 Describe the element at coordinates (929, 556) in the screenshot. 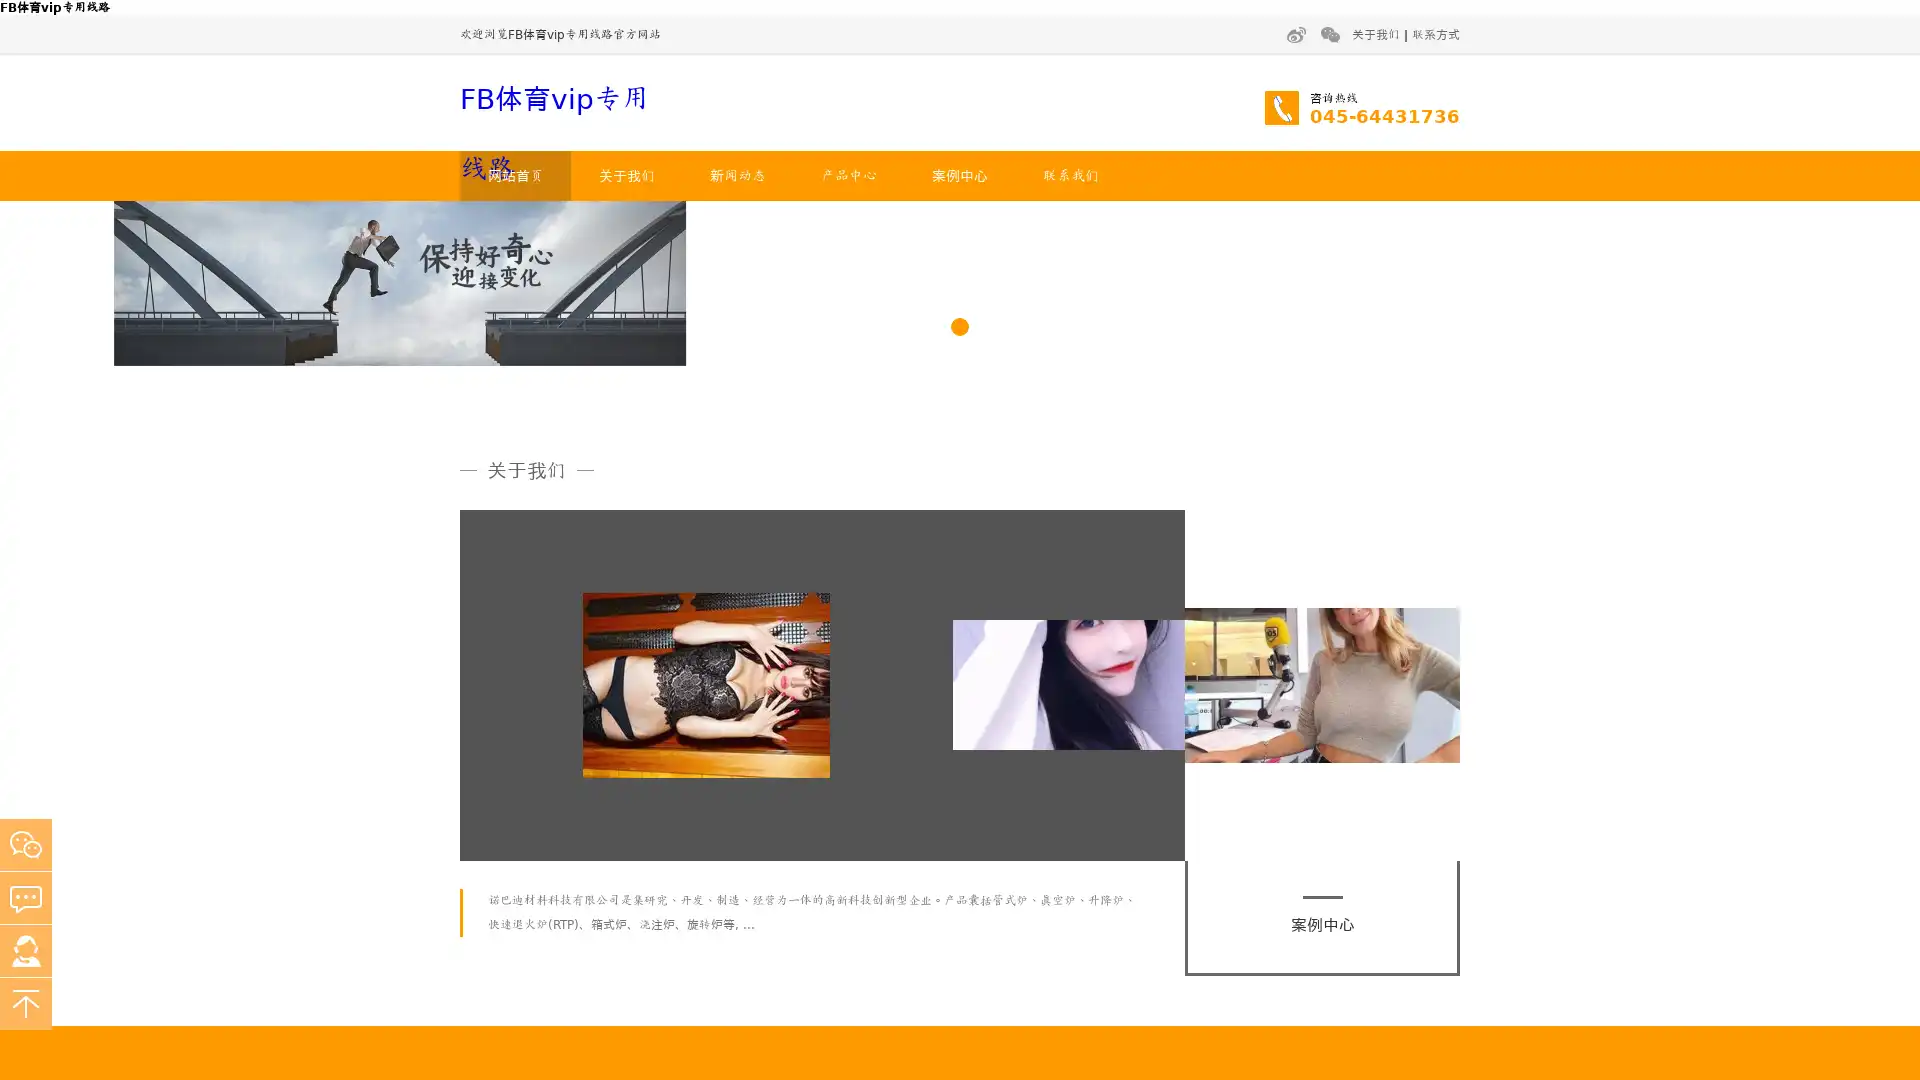

I see `1` at that location.